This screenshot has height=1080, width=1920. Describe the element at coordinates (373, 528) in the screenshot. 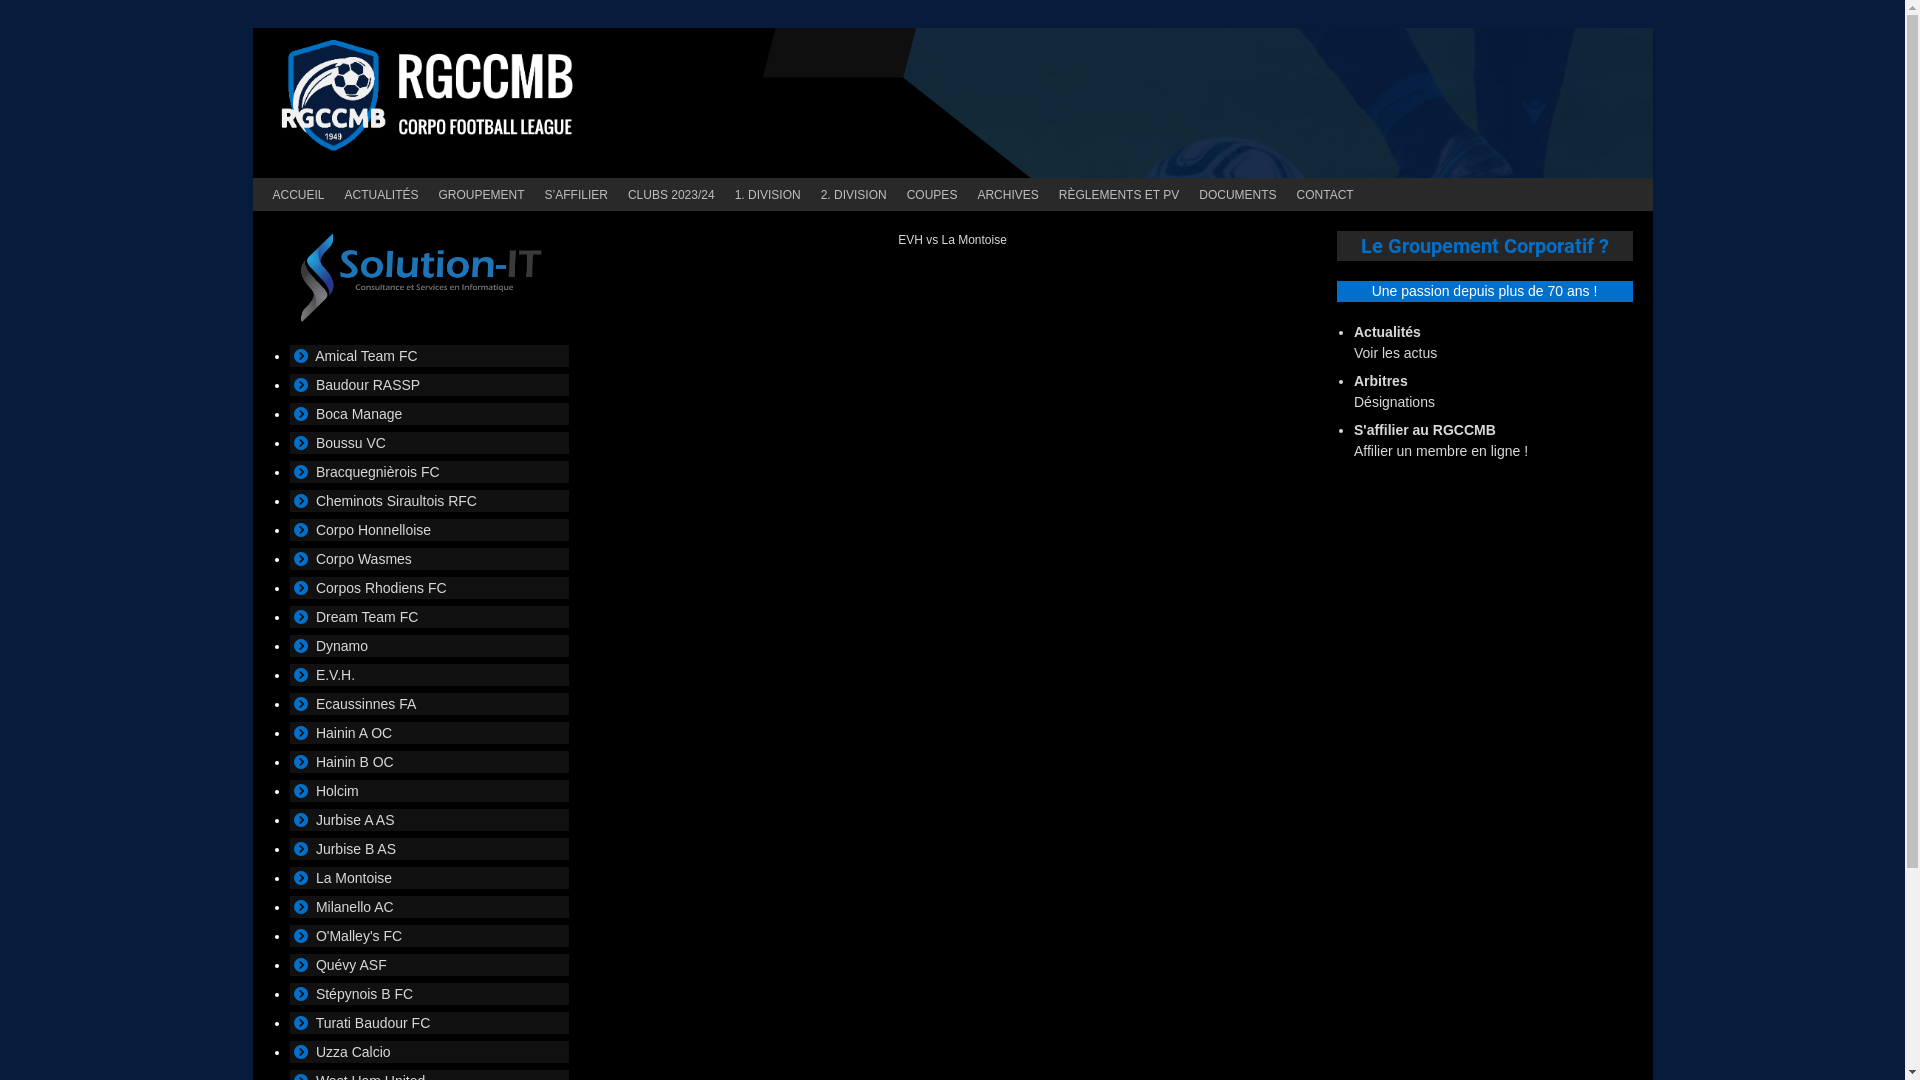

I see `'Corpo Honnelloise'` at that location.